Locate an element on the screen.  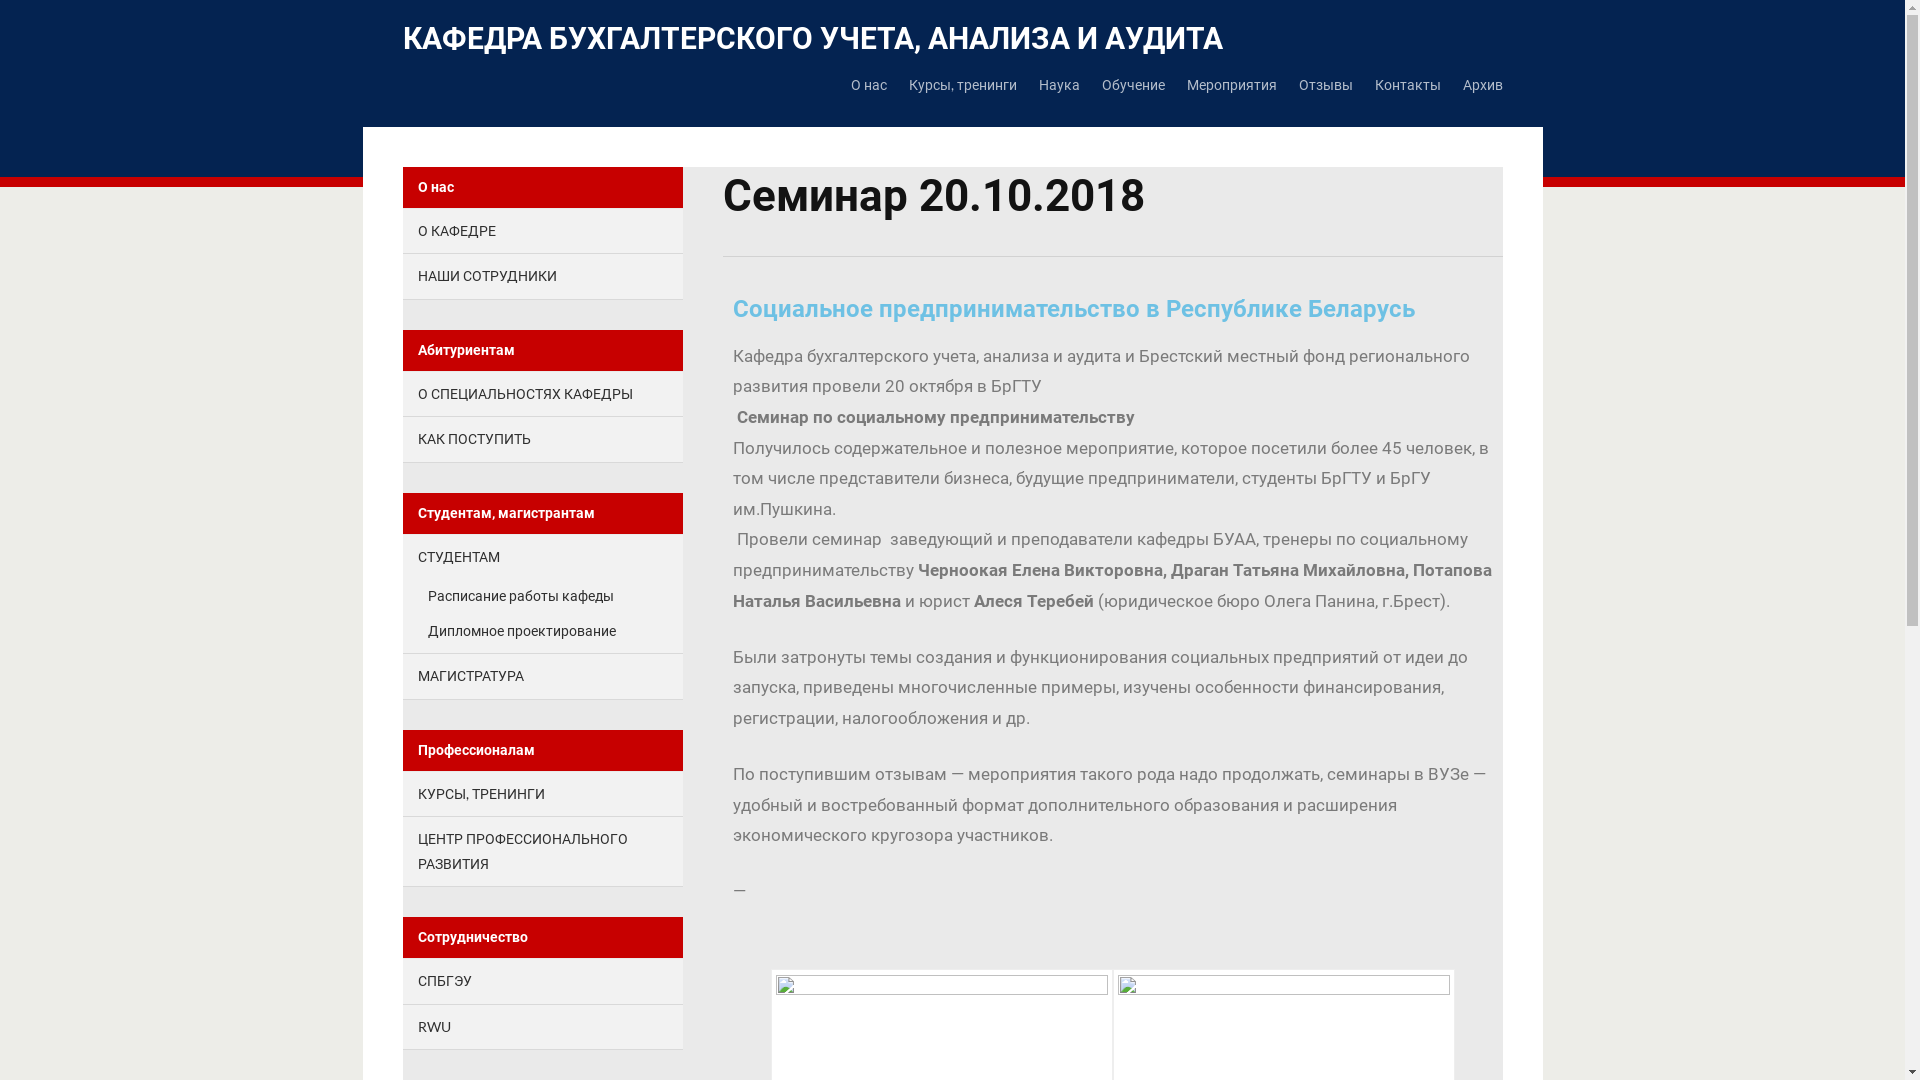
'RWU' is located at coordinates (433, 1026).